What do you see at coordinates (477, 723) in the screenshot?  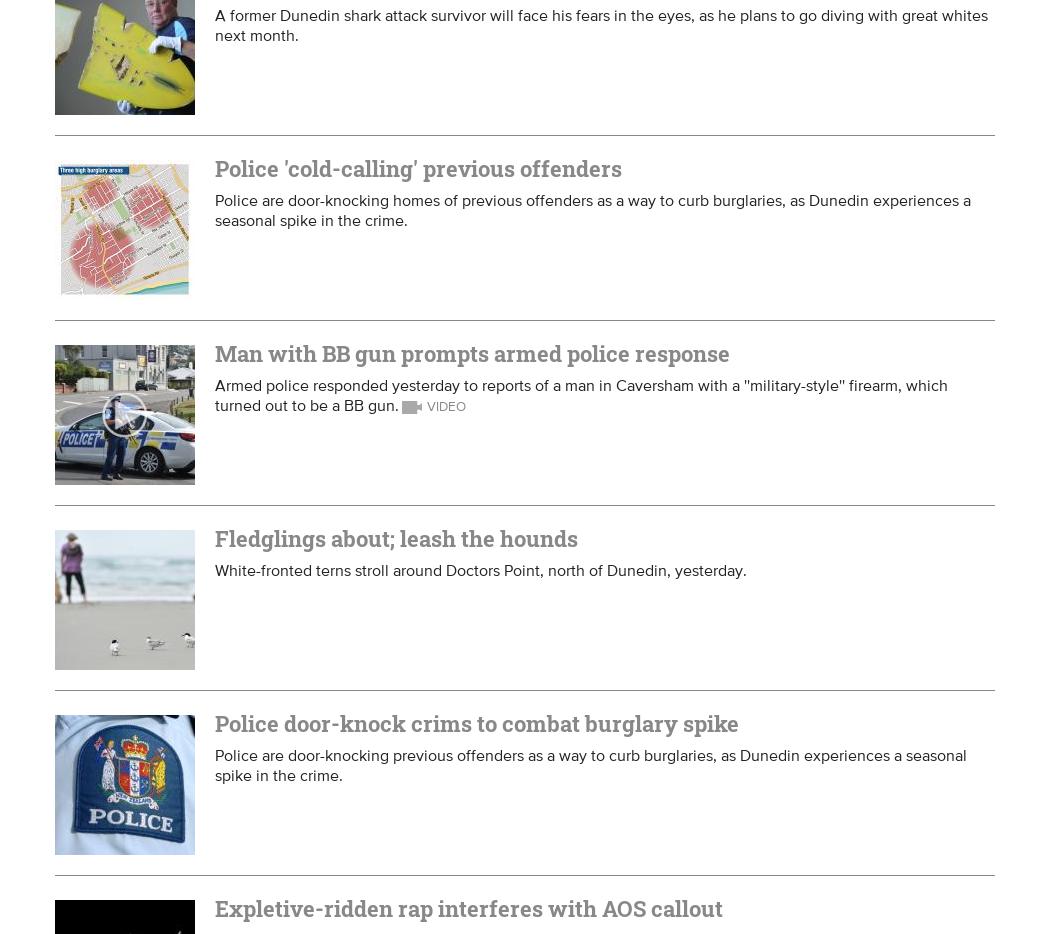 I see `'Police door-knock crims to combat burglary spike'` at bounding box center [477, 723].